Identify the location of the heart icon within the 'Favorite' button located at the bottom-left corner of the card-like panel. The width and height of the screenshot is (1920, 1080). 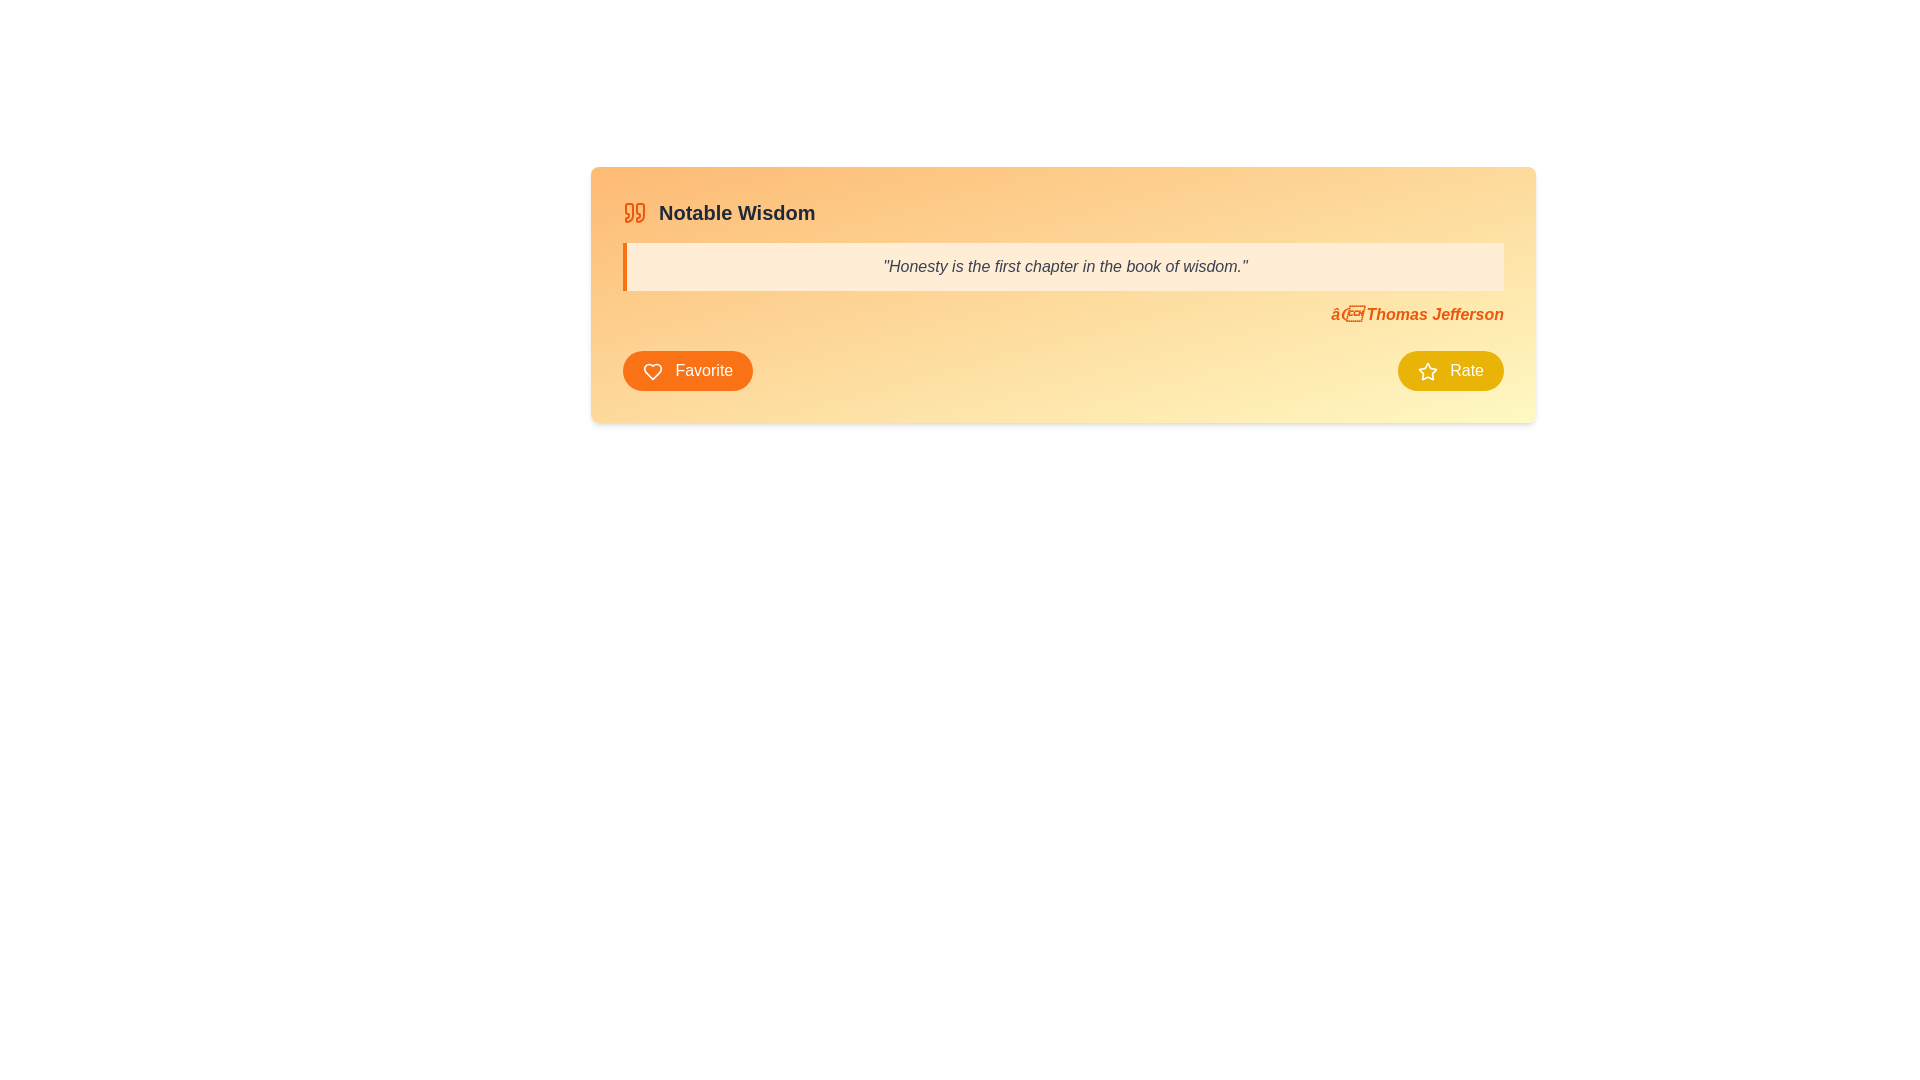
(652, 370).